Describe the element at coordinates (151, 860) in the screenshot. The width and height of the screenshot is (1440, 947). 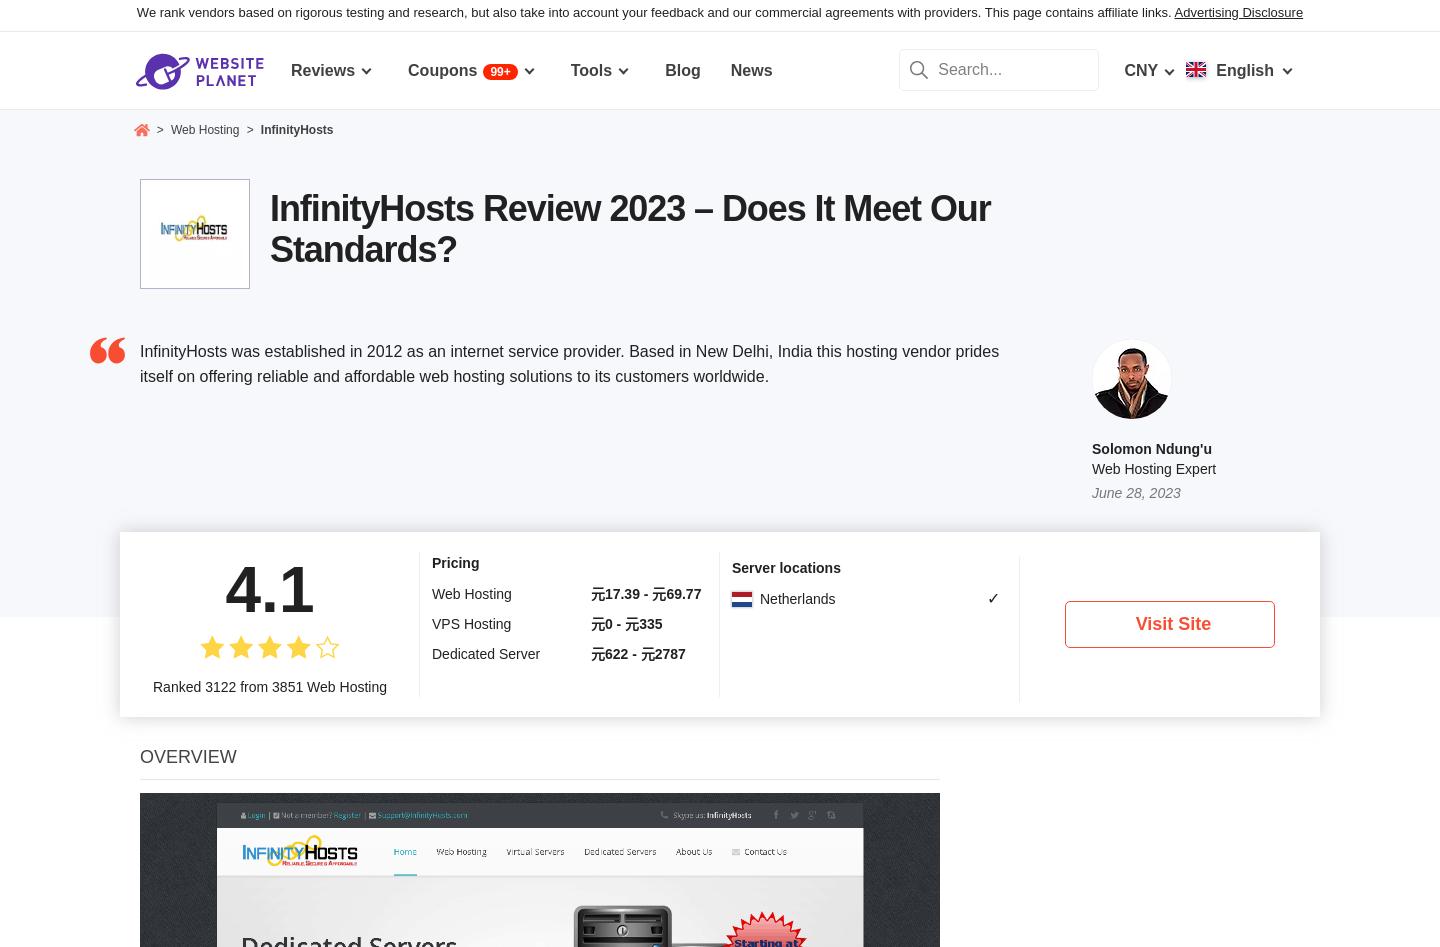
I see `'We hosted the same WordPress website on the most popular web hosting platforms and measured their performance'` at that location.